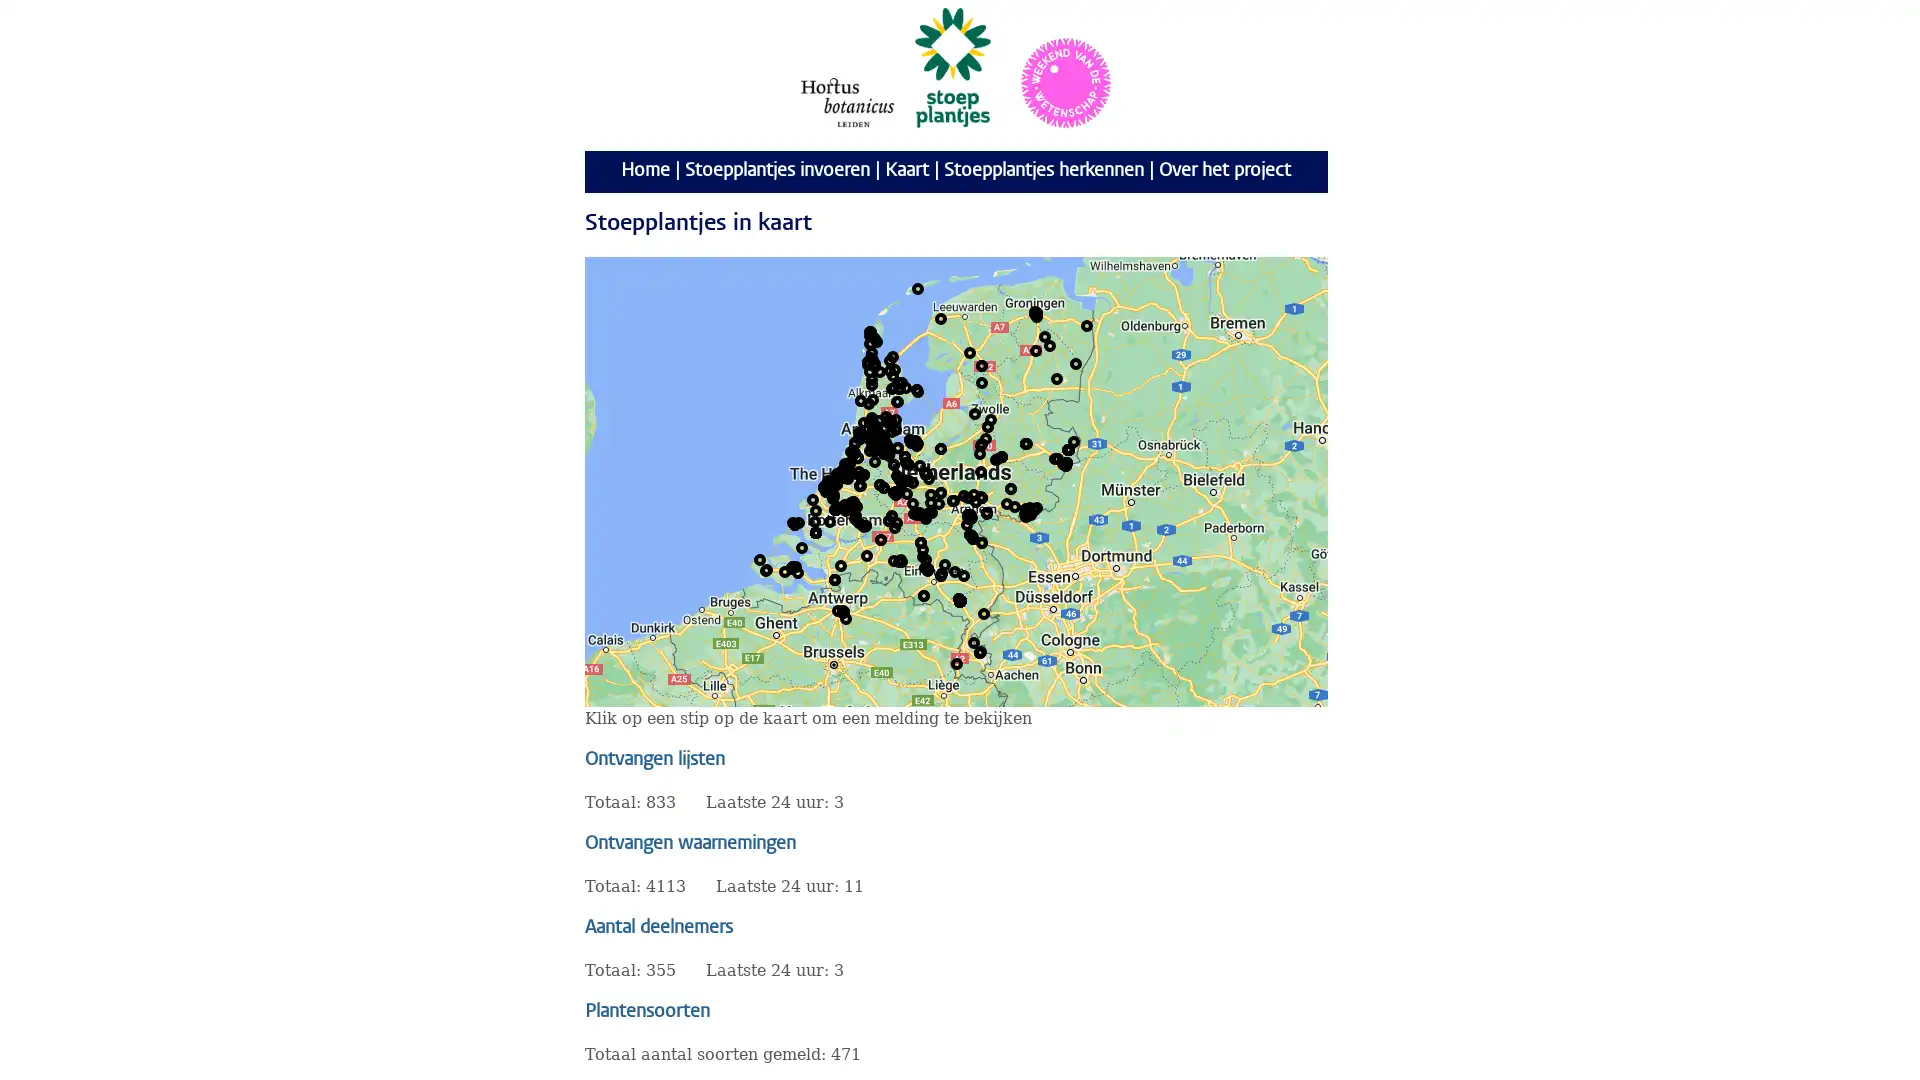 This screenshot has height=1080, width=1920. What do you see at coordinates (960, 600) in the screenshot?
I see `Telling van Ton Frenken op 06 mei 2022` at bounding box center [960, 600].